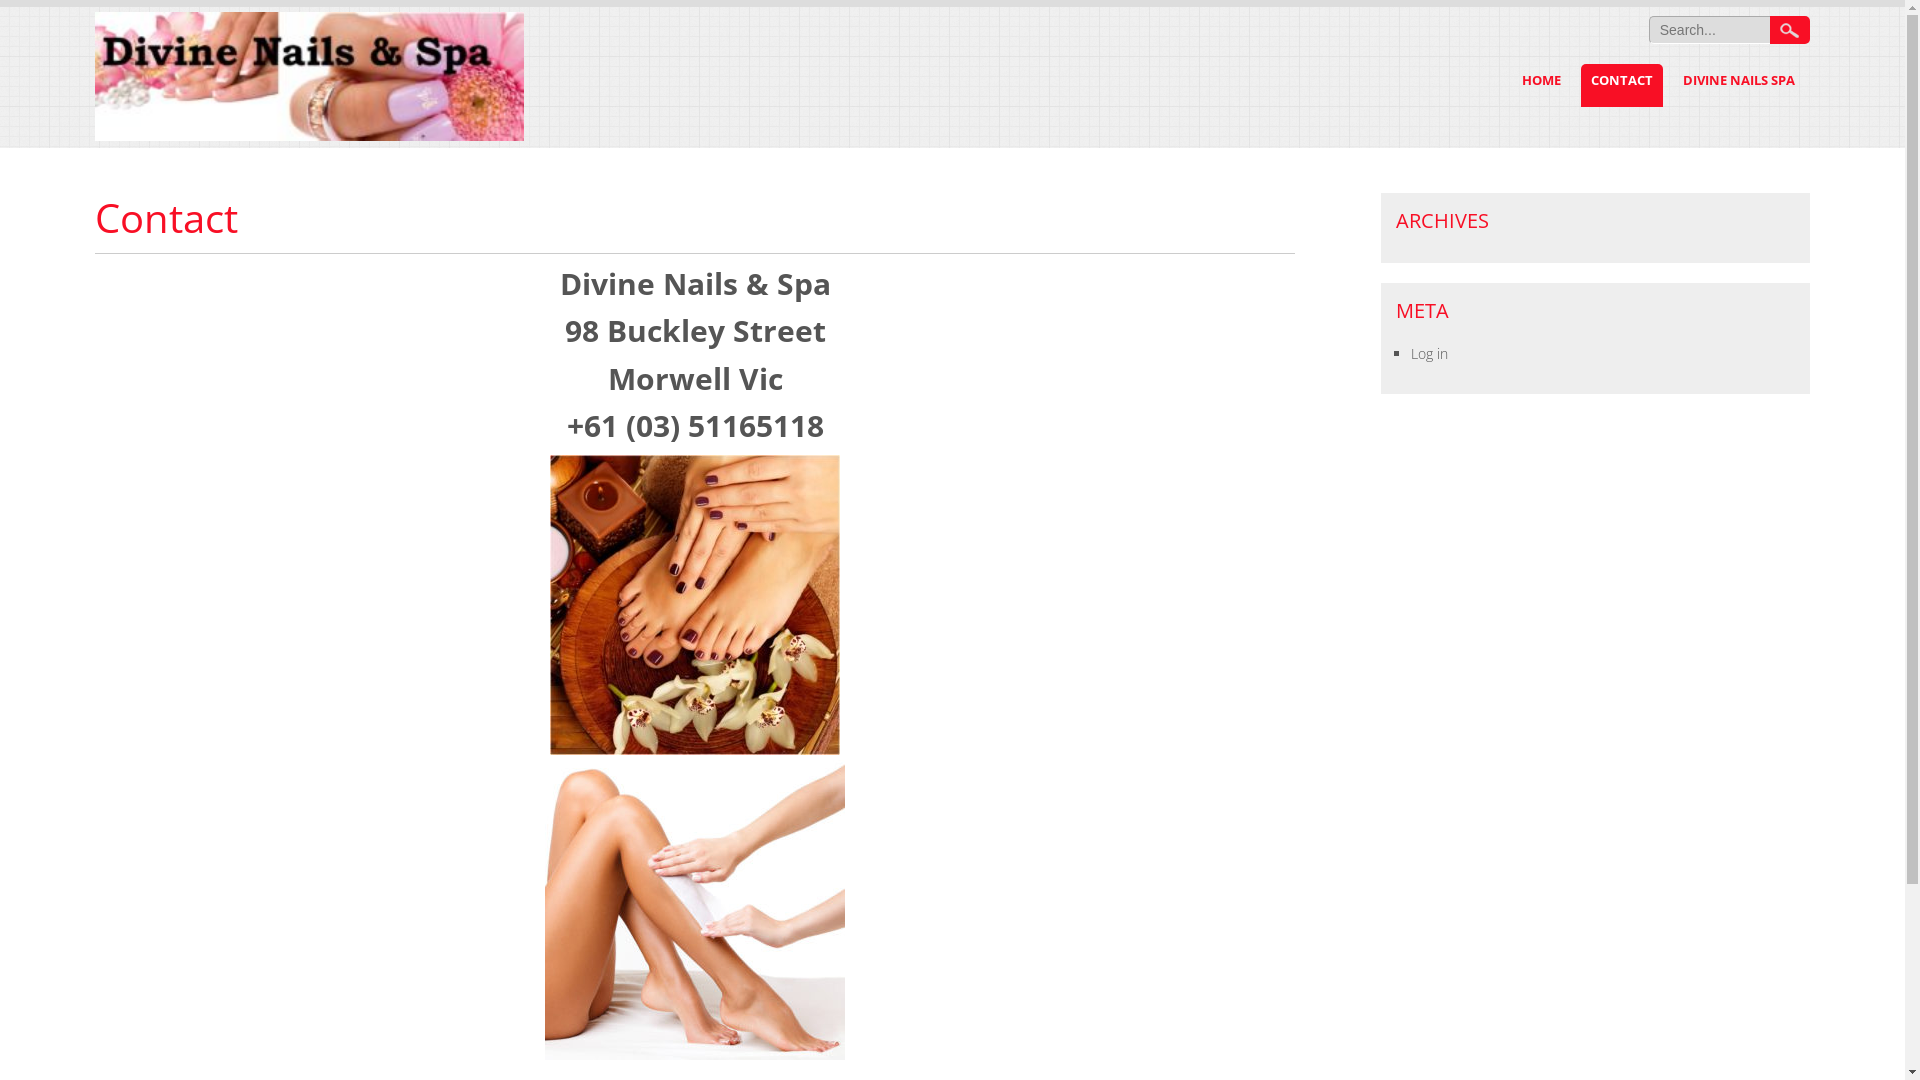 The width and height of the screenshot is (1920, 1080). What do you see at coordinates (1512, 84) in the screenshot?
I see `'HOME'` at bounding box center [1512, 84].